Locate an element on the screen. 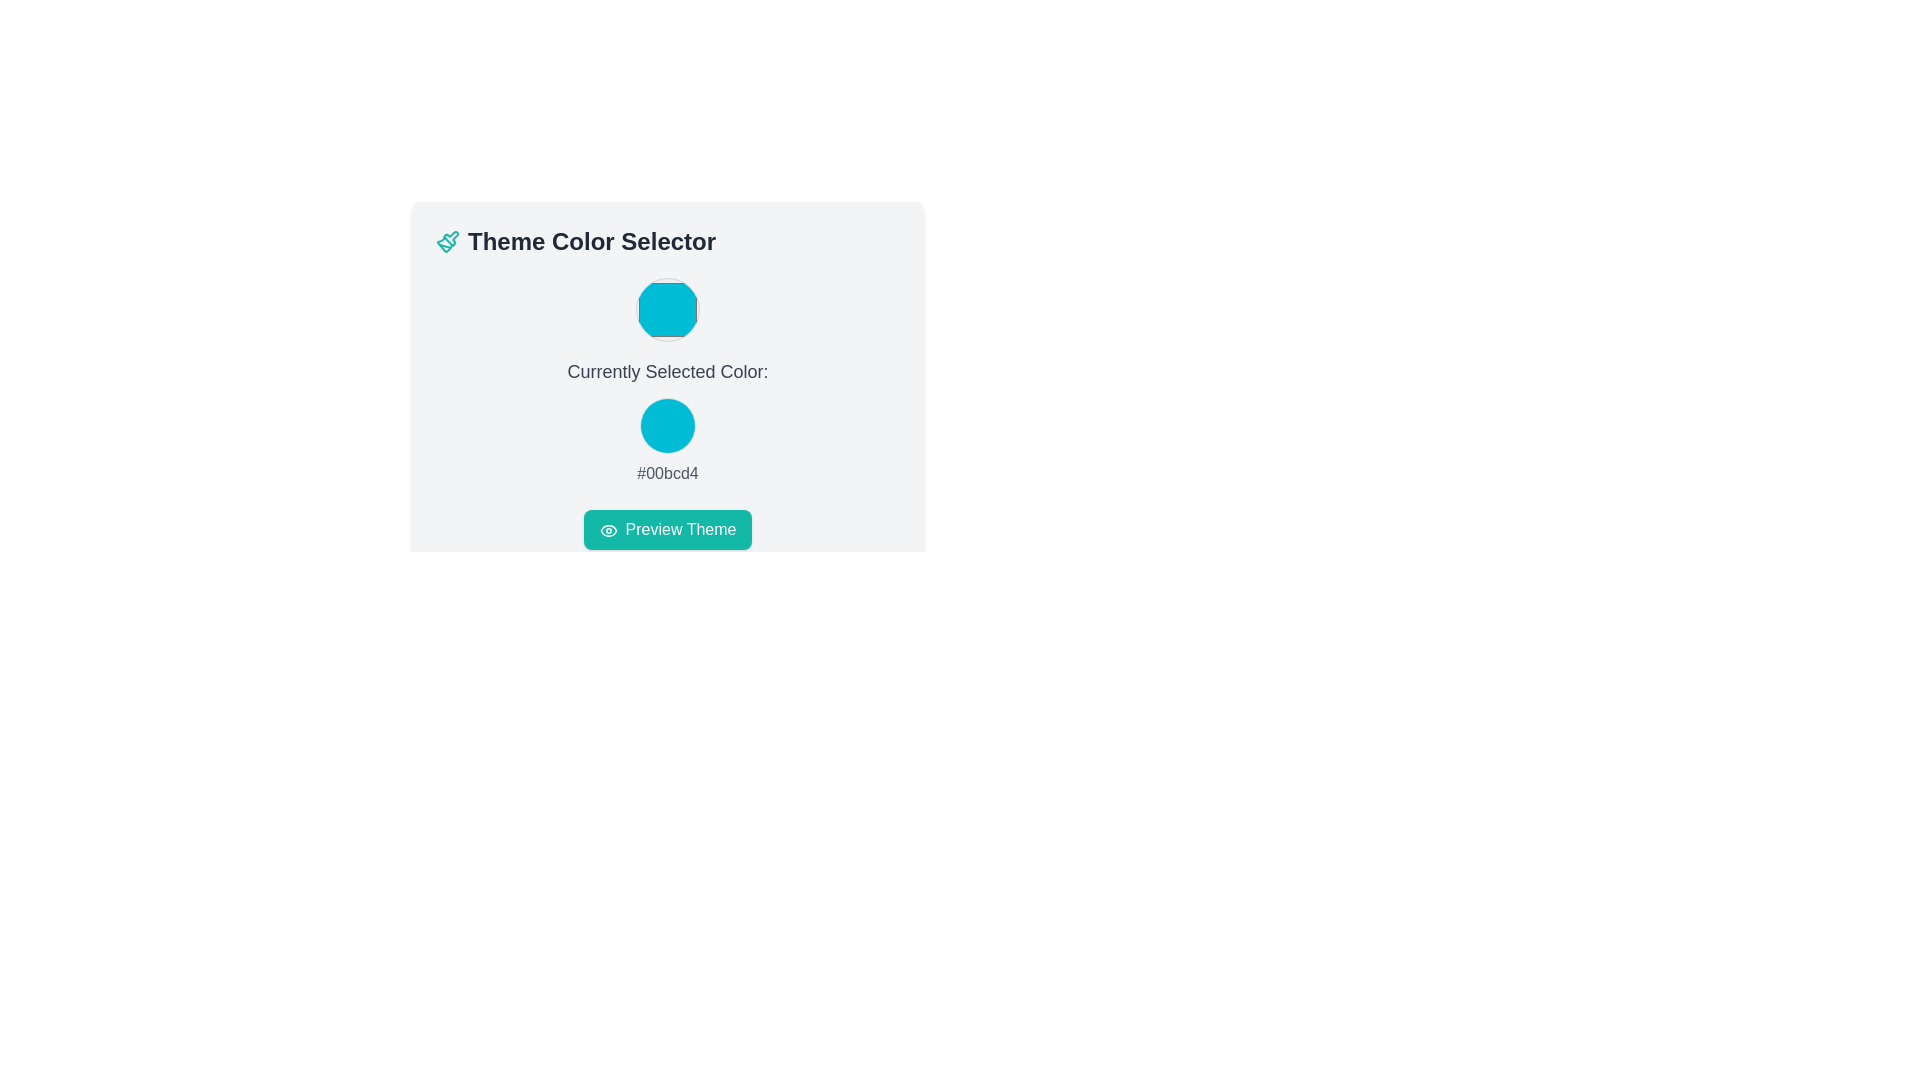 This screenshot has height=1080, width=1920. the text label that displays 'Currently Selected Color:' which is styled with a medium-sized gray font and is located in the center of the interface is located at coordinates (667, 371).